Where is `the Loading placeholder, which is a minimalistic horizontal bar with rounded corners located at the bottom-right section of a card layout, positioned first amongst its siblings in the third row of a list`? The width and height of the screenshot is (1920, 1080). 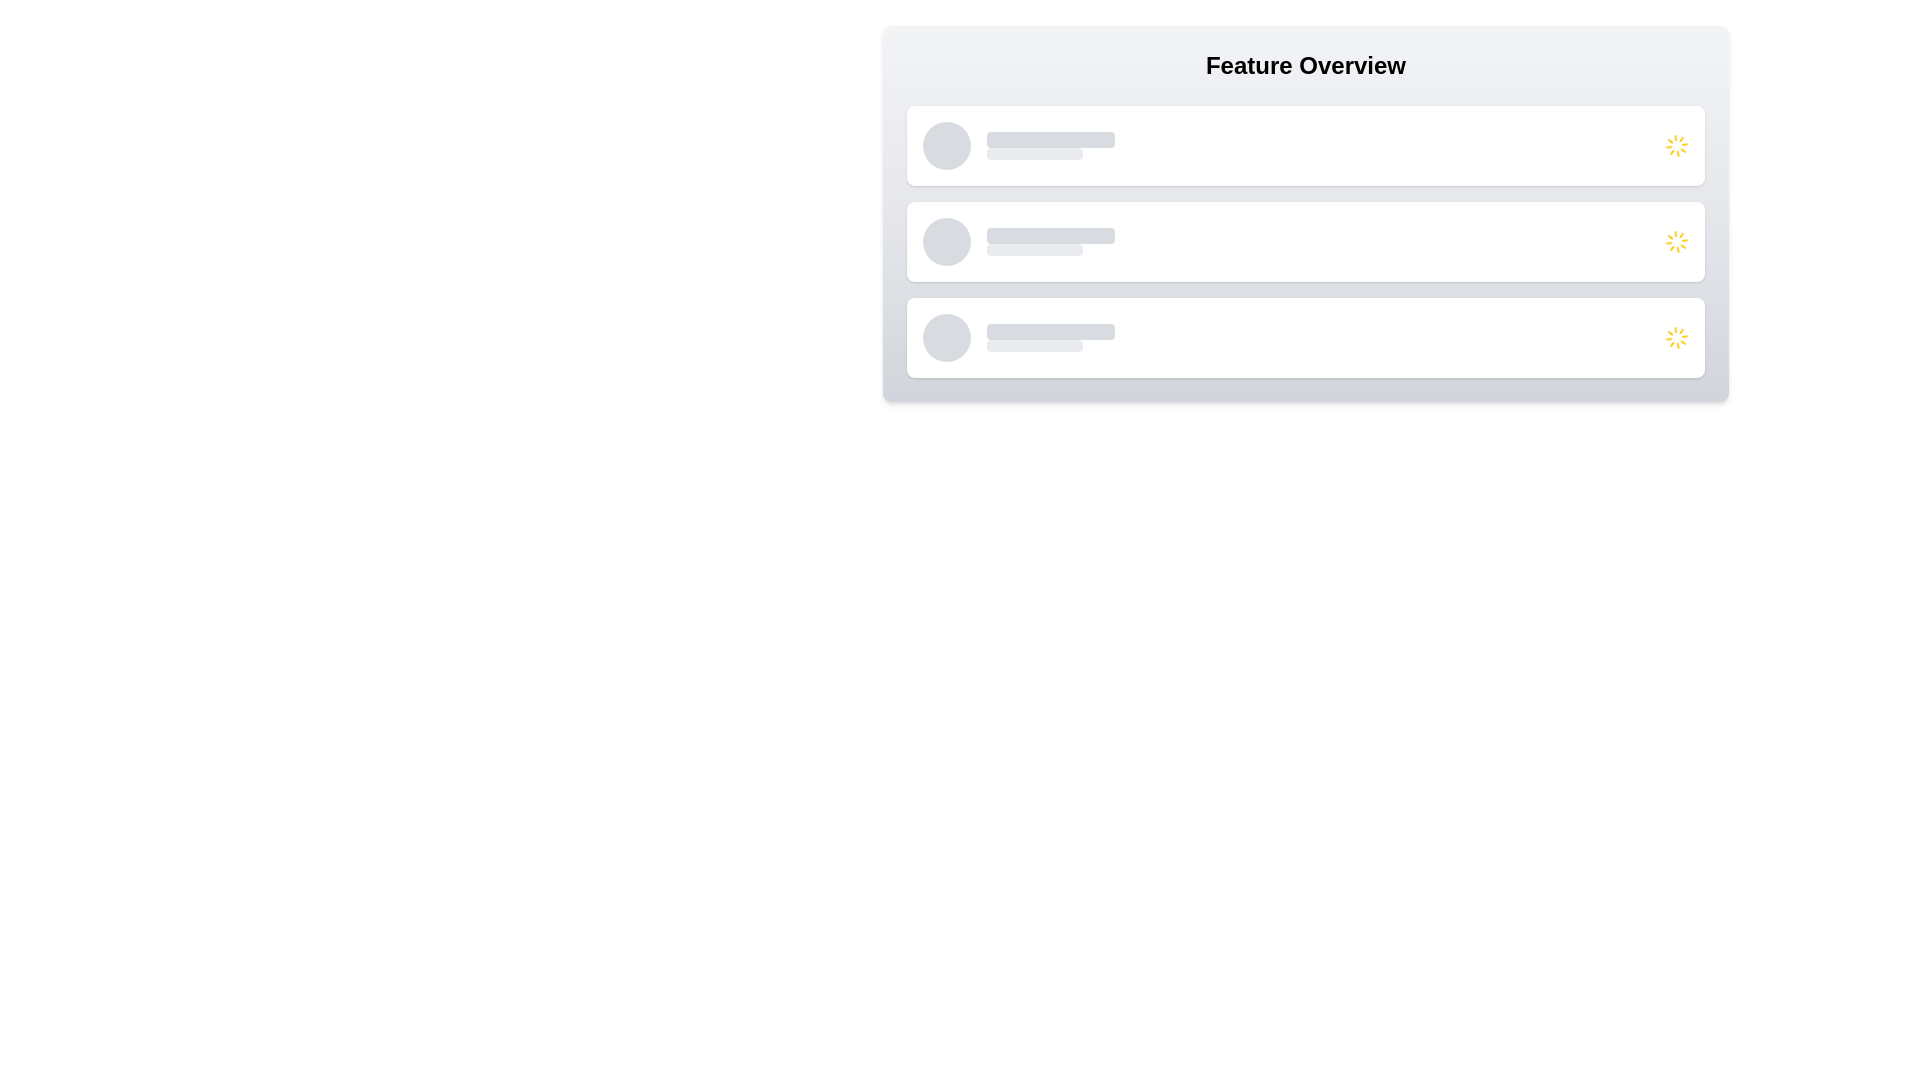 the Loading placeholder, which is a minimalistic horizontal bar with rounded corners located at the bottom-right section of a card layout, positioned first amongst its siblings in the third row of a list is located at coordinates (1035, 345).